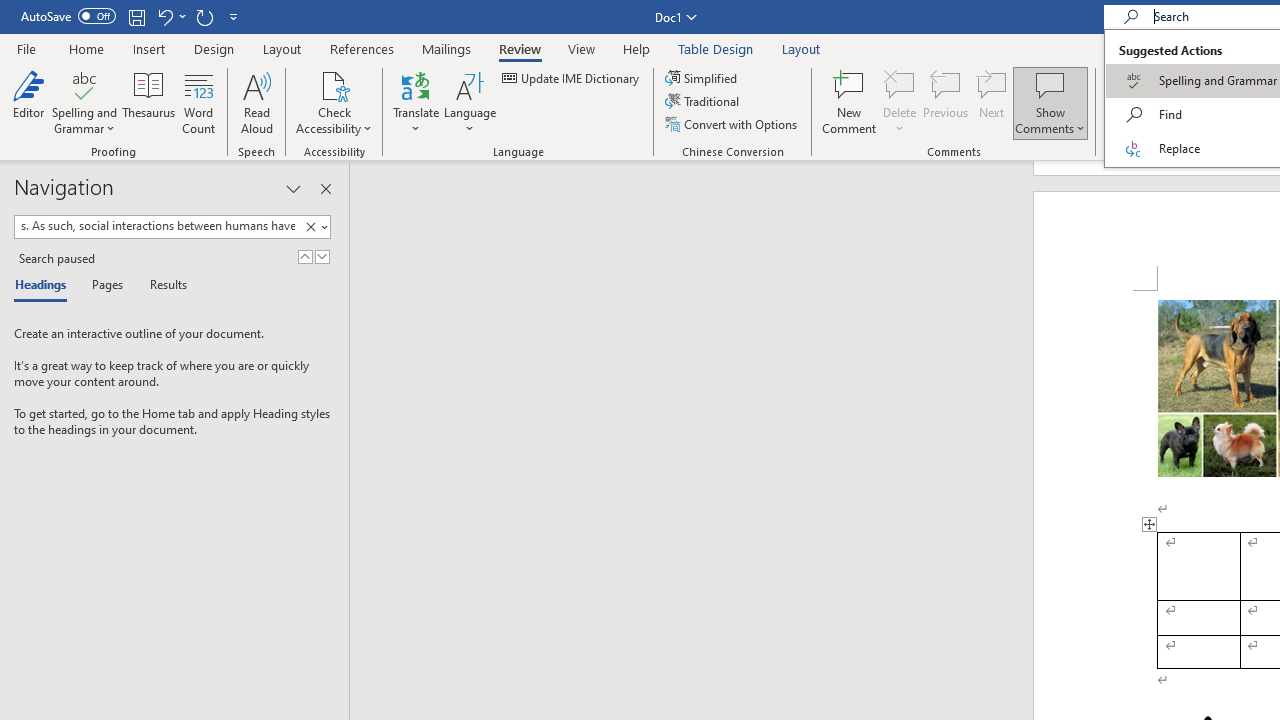 The height and width of the screenshot is (720, 1280). I want to click on 'Previous', so click(945, 103).